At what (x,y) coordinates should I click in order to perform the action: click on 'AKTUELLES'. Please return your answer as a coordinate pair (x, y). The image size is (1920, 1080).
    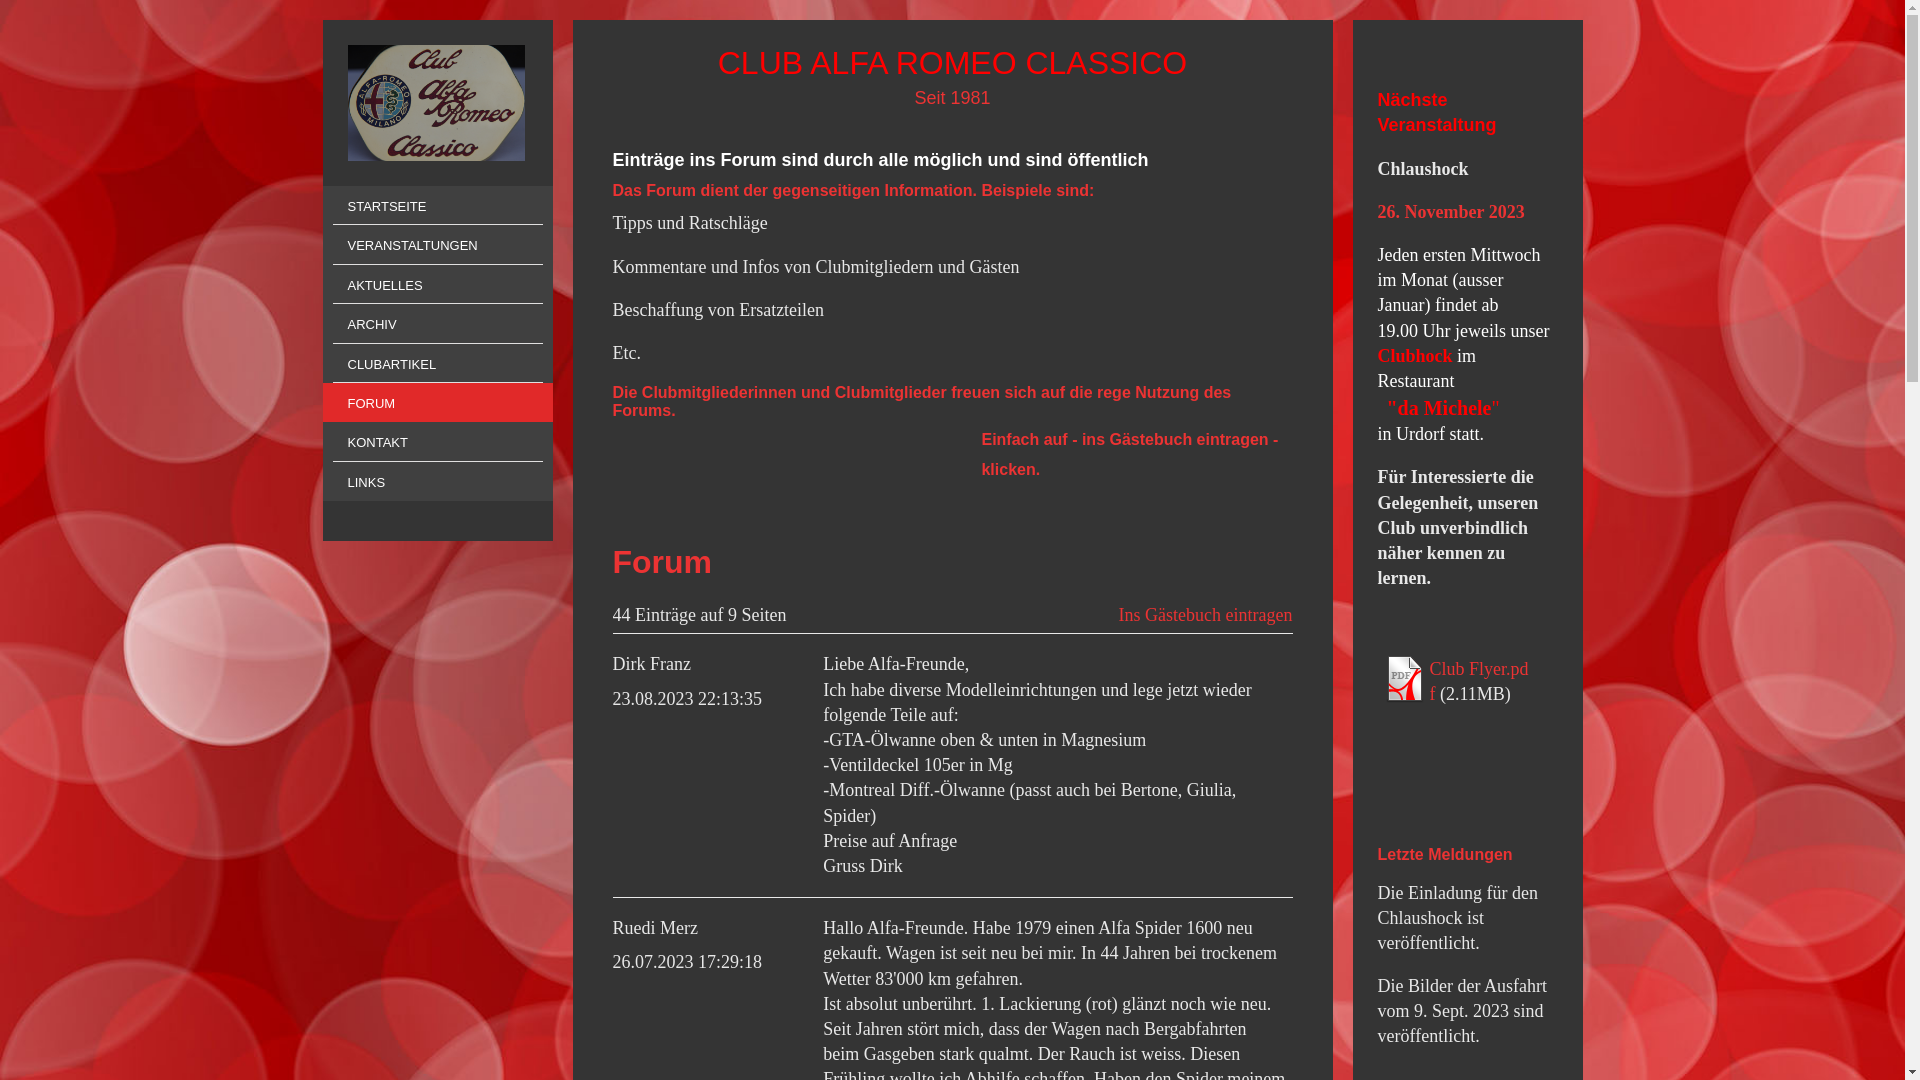
    Looking at the image, I should click on (435, 284).